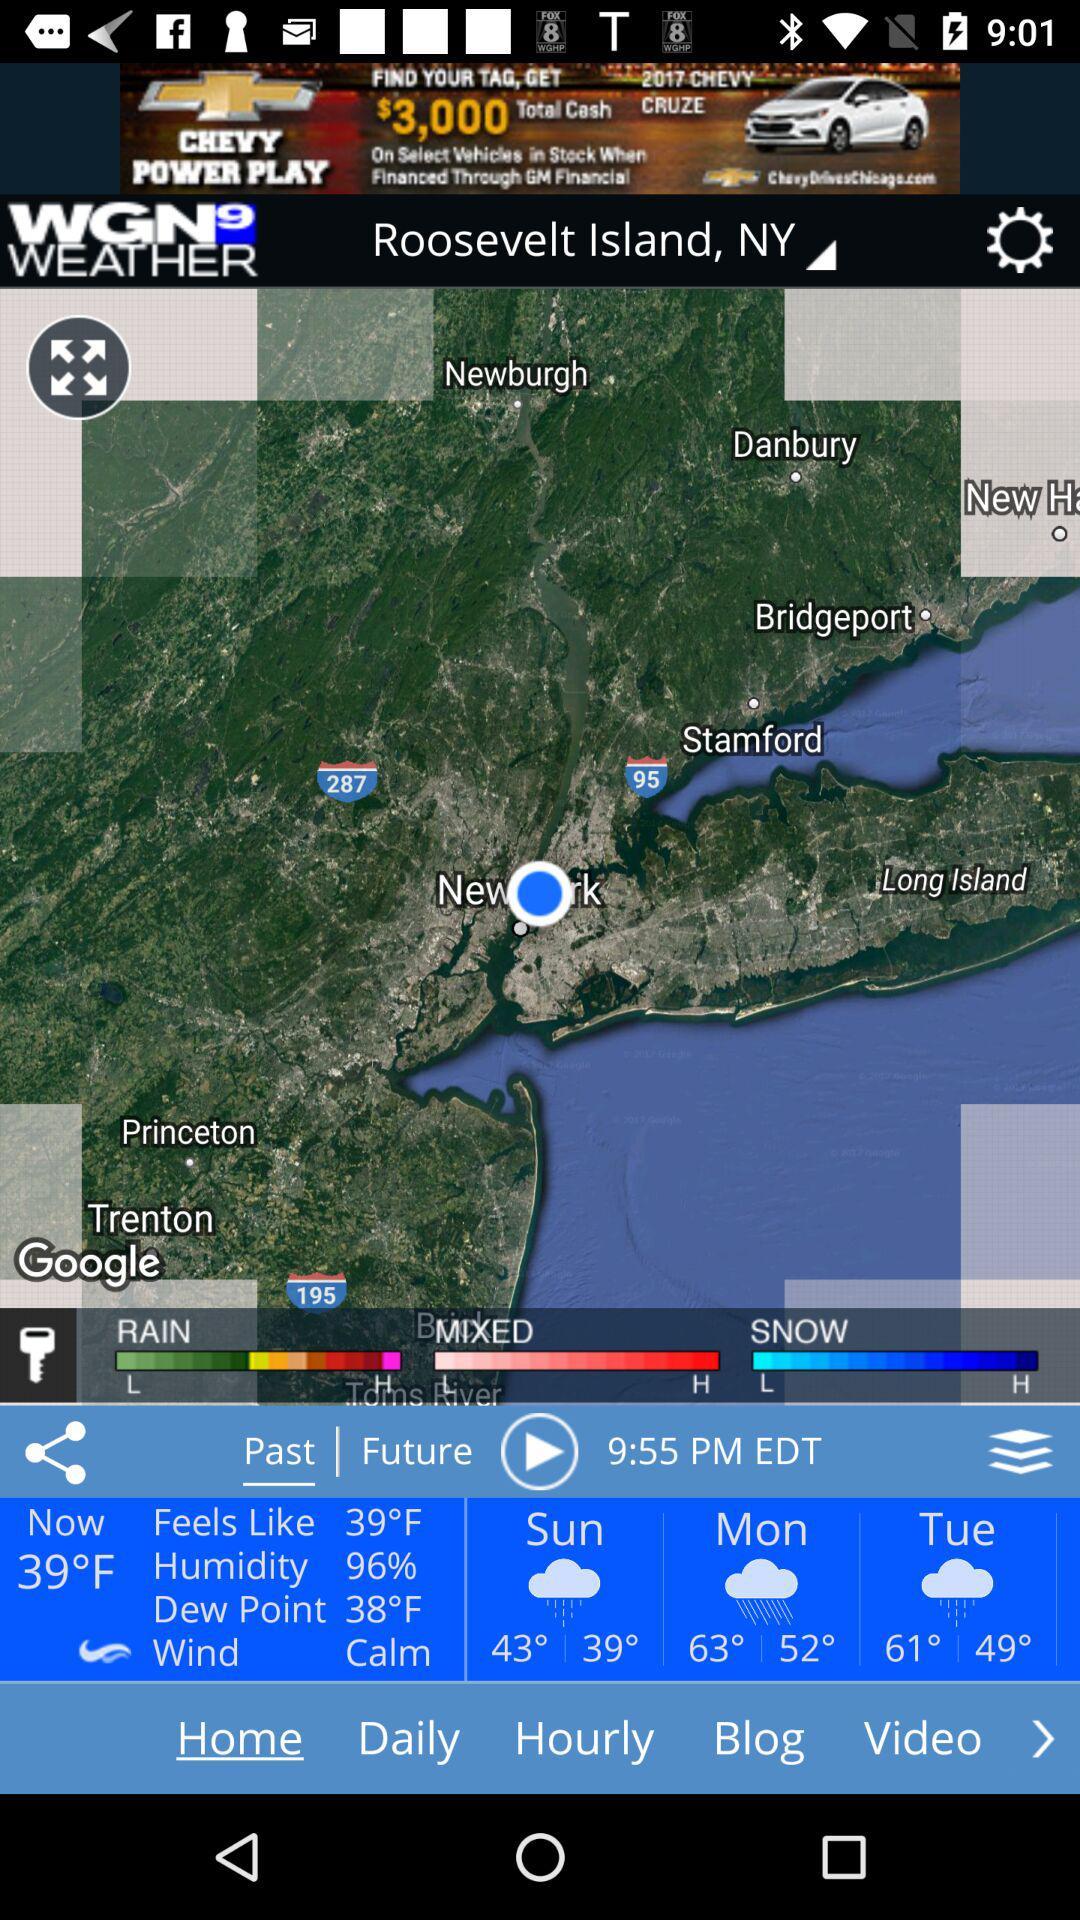  Describe the element at coordinates (1042, 1737) in the screenshot. I see `more options` at that location.